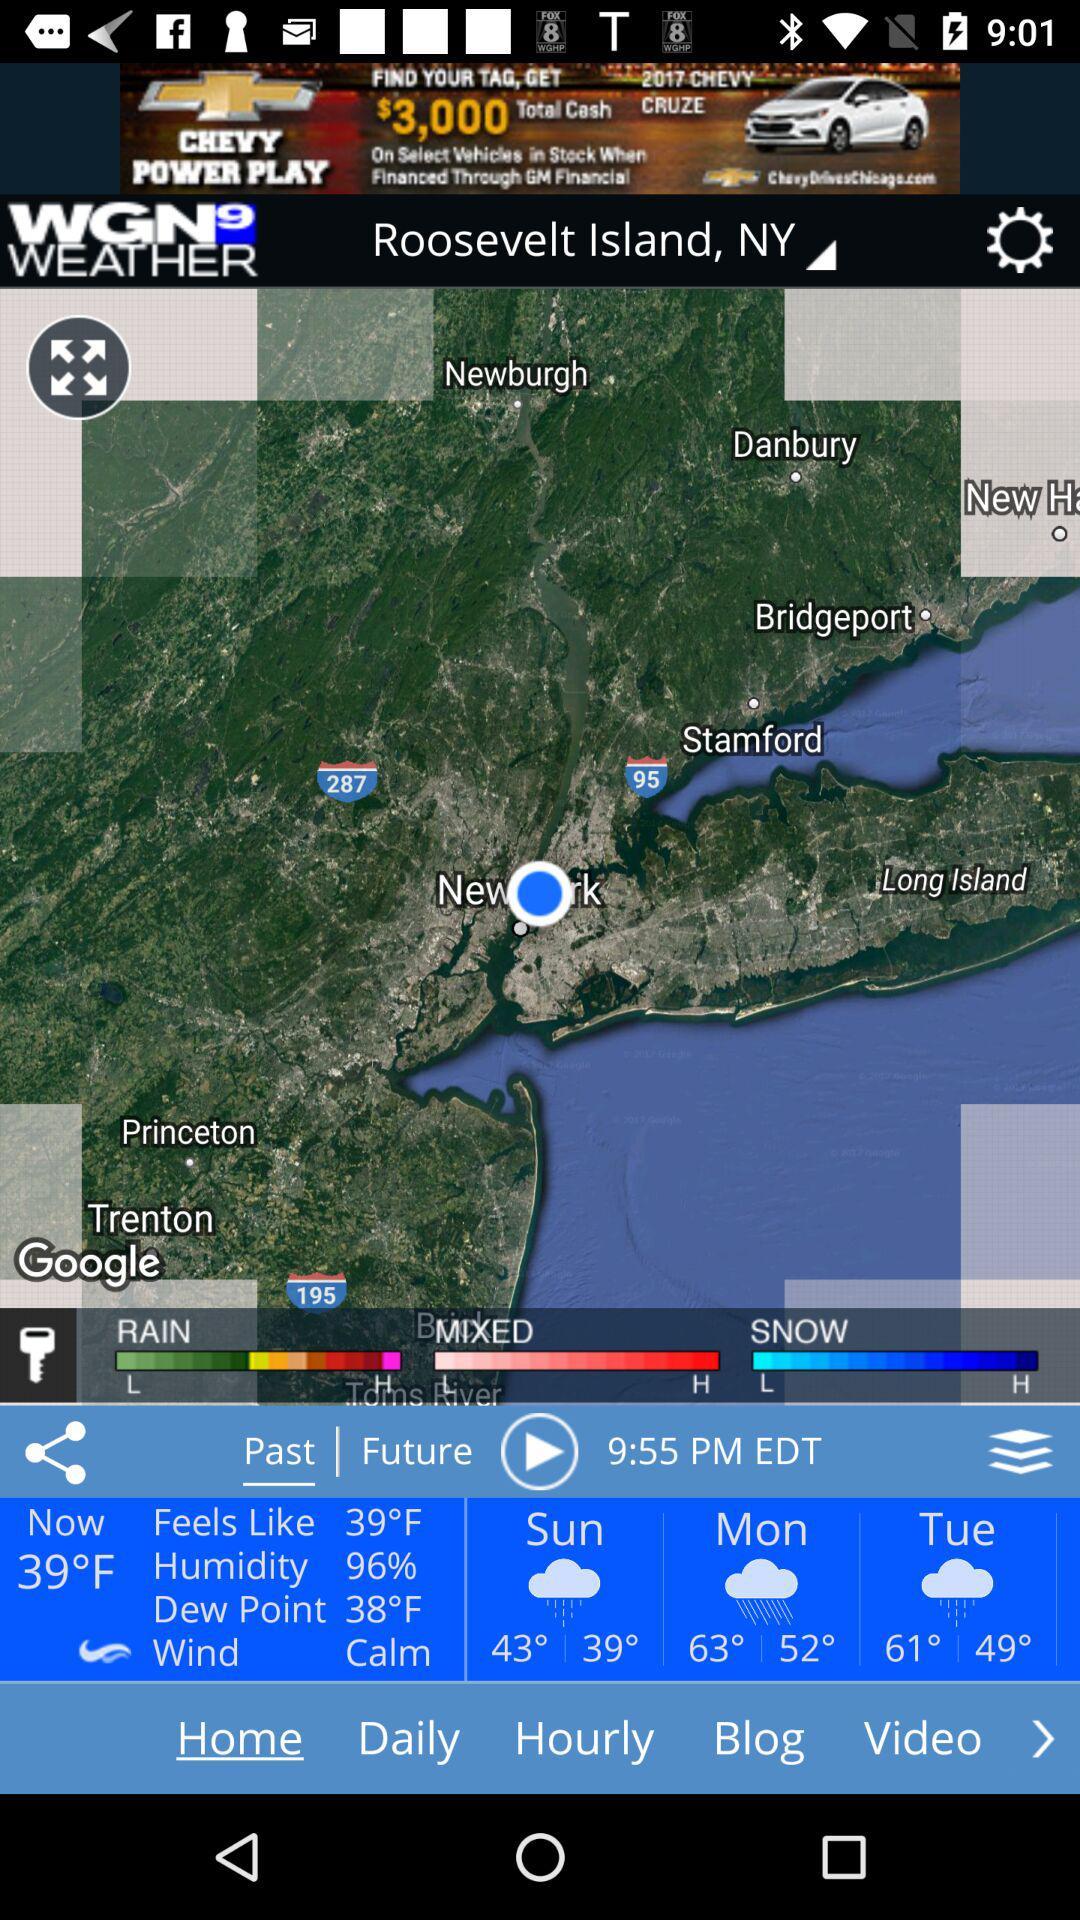  Describe the element at coordinates (1042, 1737) in the screenshot. I see `more options` at that location.